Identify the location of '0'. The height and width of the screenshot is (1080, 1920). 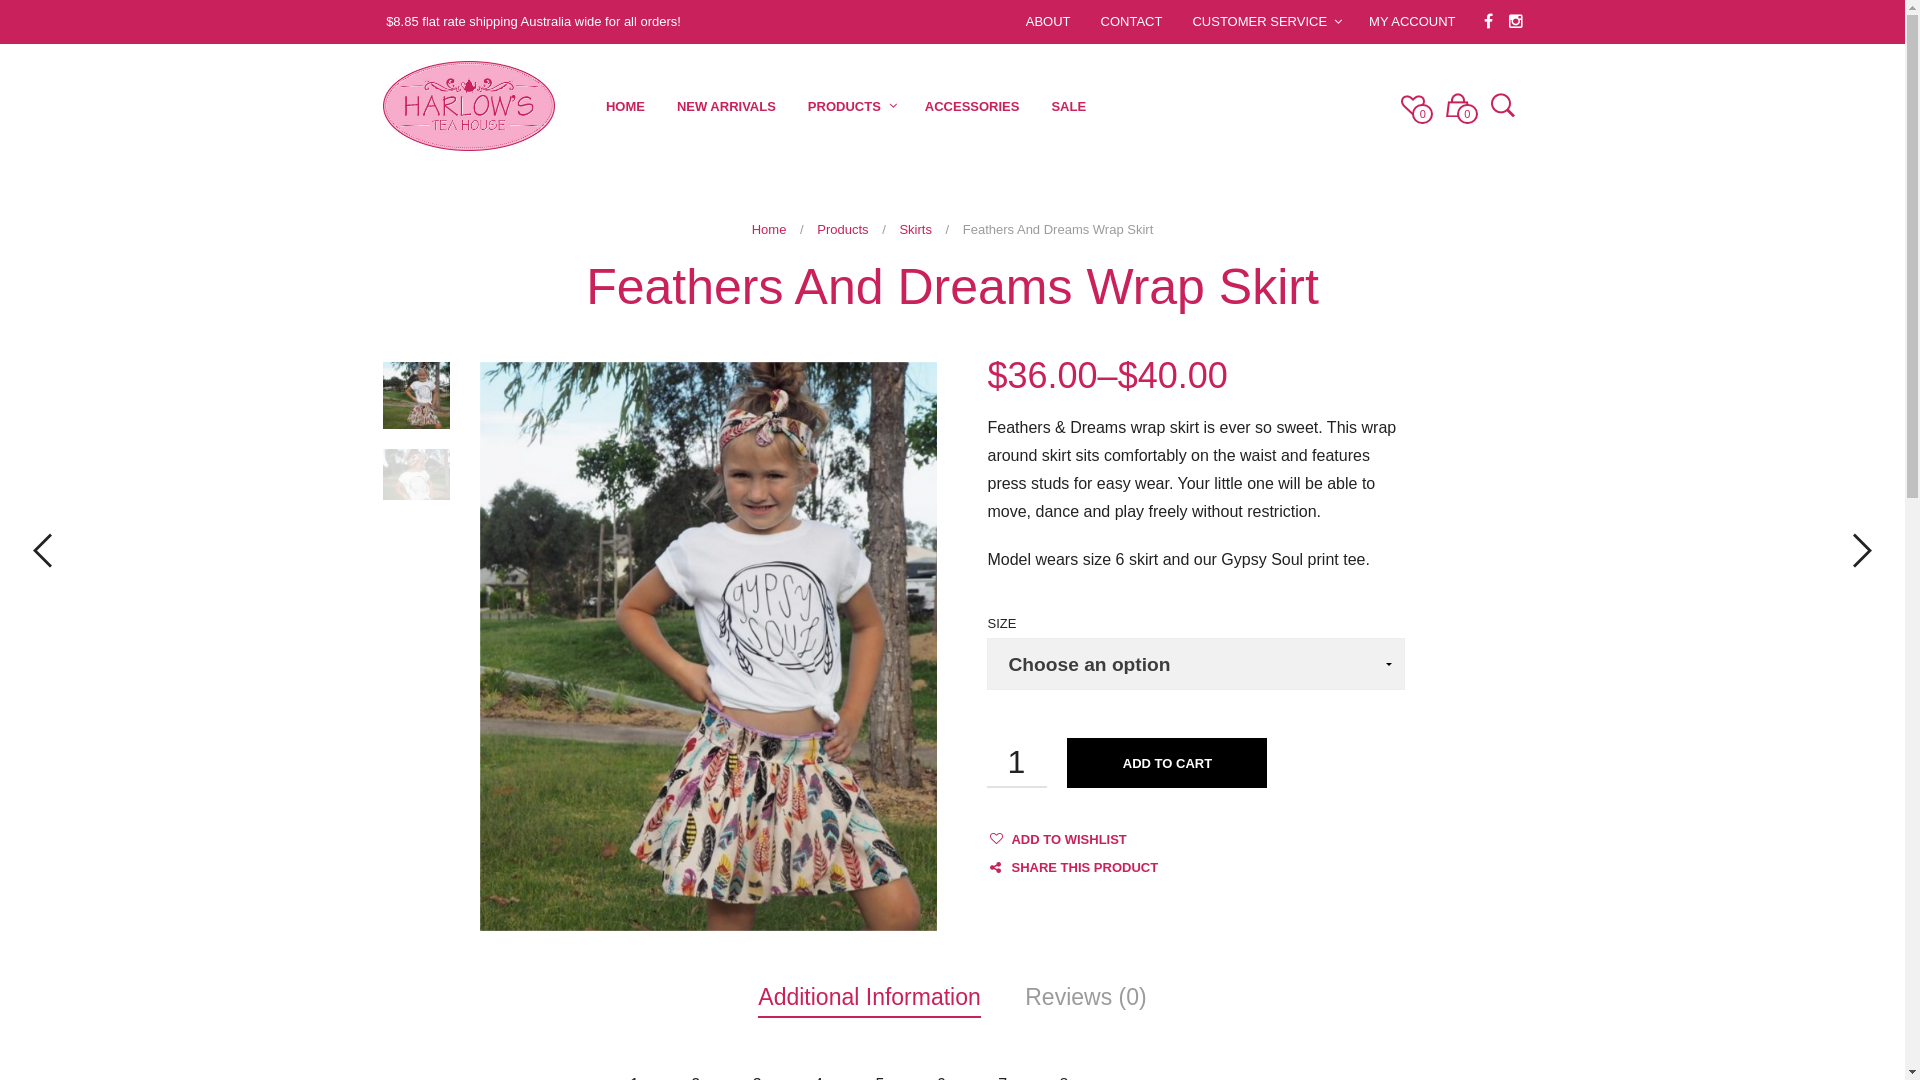
(1411, 104).